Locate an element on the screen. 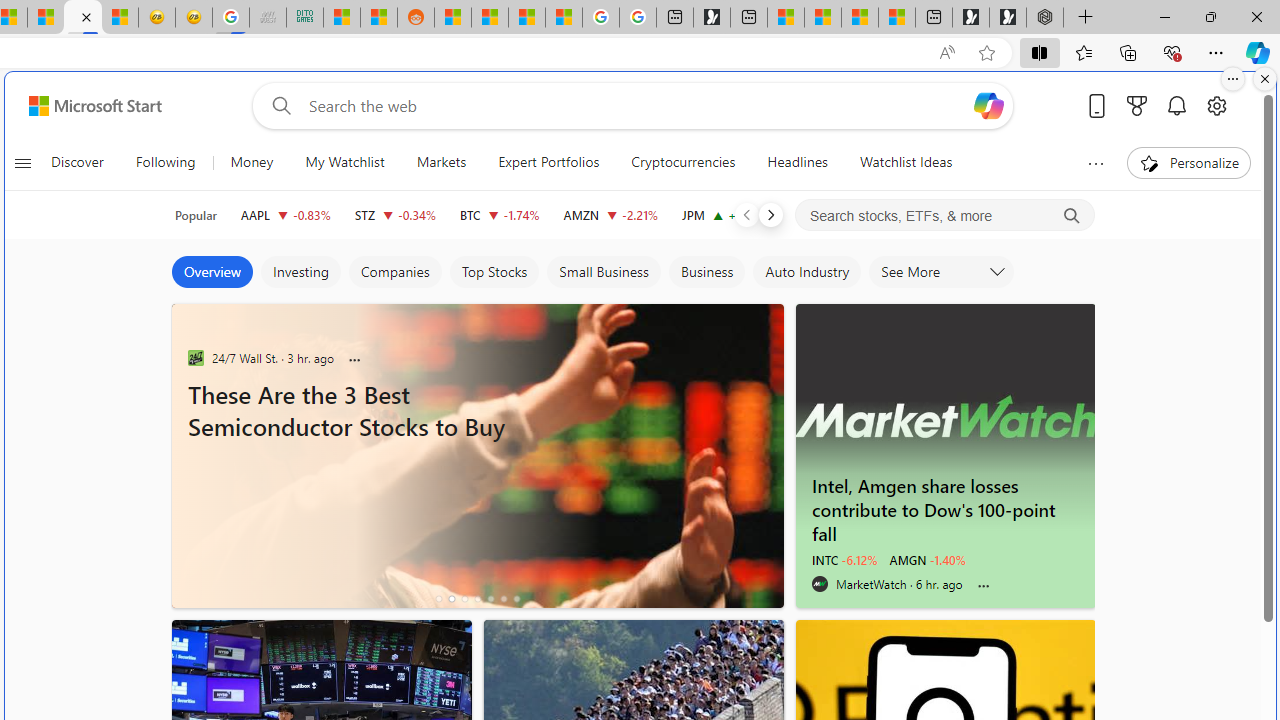  'Web search' is located at coordinates (277, 105).